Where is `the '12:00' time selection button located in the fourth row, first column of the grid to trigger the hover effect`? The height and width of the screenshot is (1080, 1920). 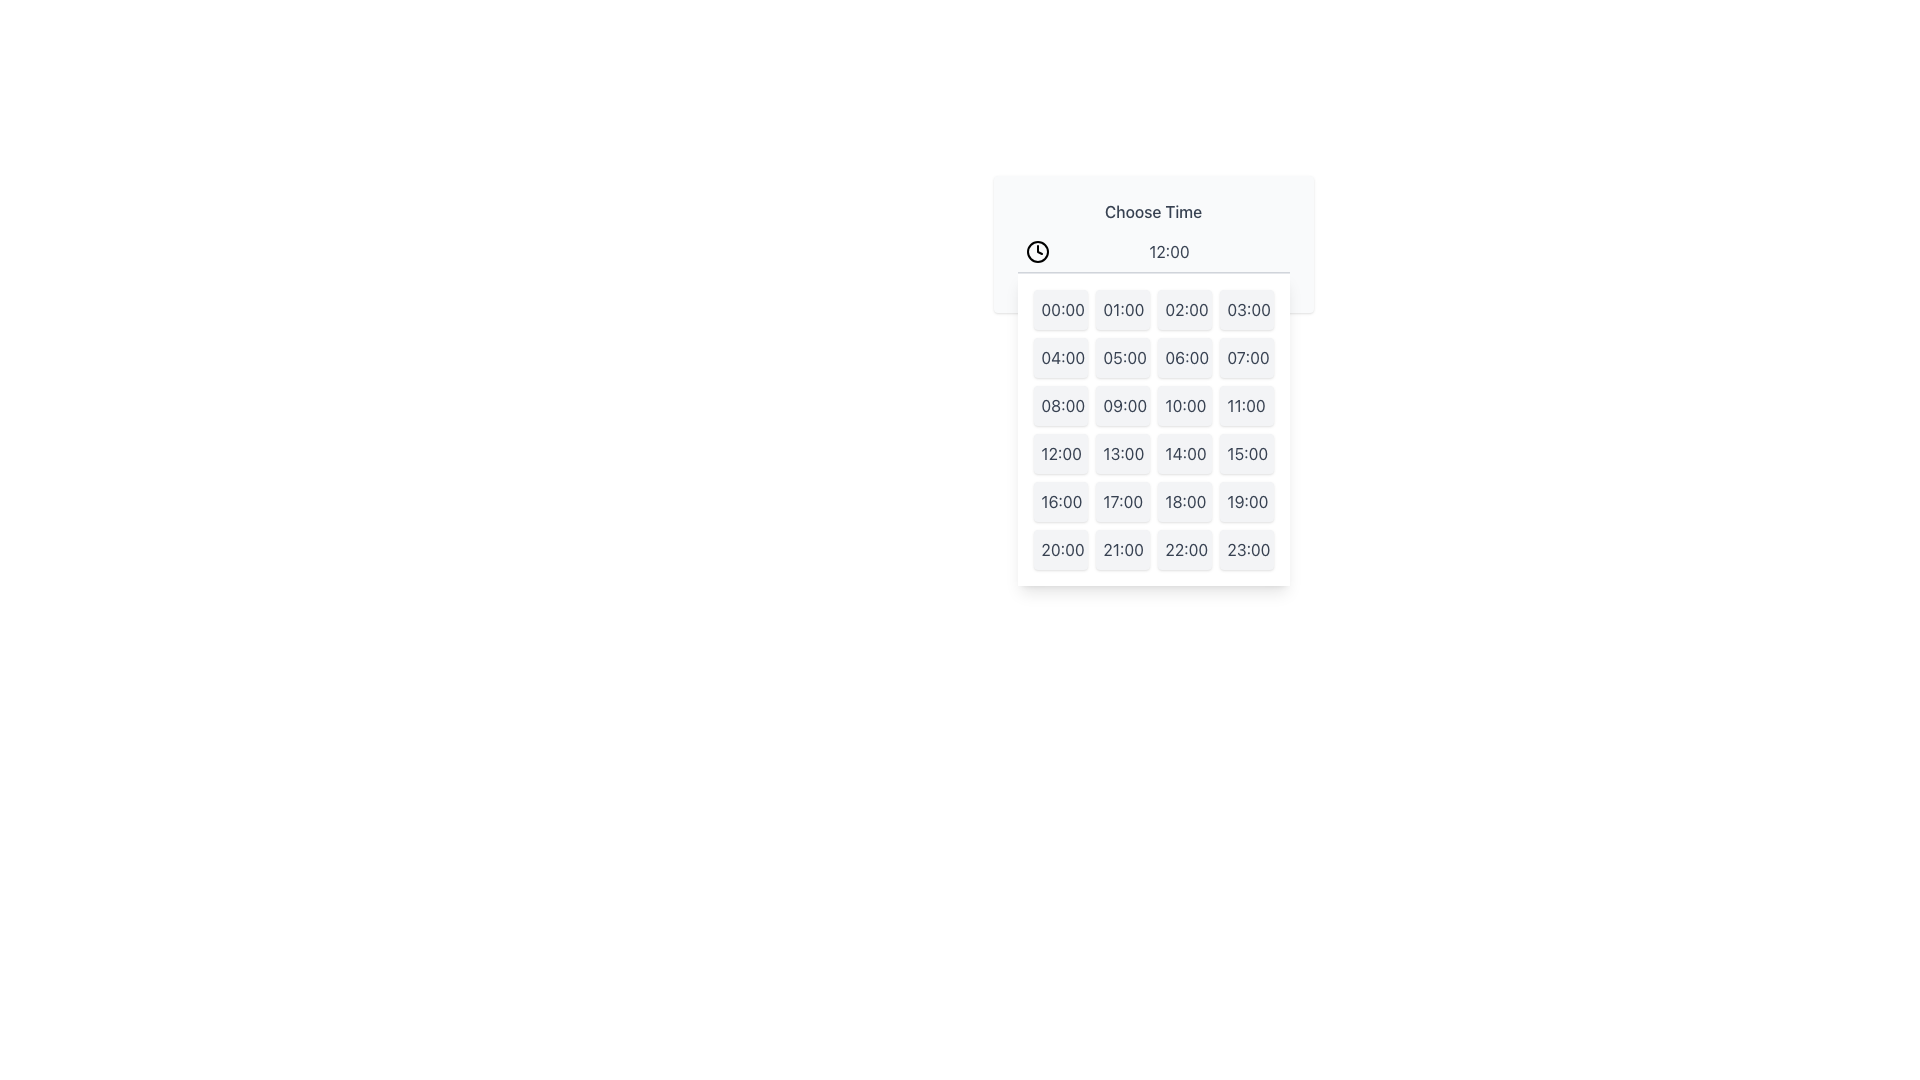 the '12:00' time selection button located in the fourth row, first column of the grid to trigger the hover effect is located at coordinates (1059, 454).